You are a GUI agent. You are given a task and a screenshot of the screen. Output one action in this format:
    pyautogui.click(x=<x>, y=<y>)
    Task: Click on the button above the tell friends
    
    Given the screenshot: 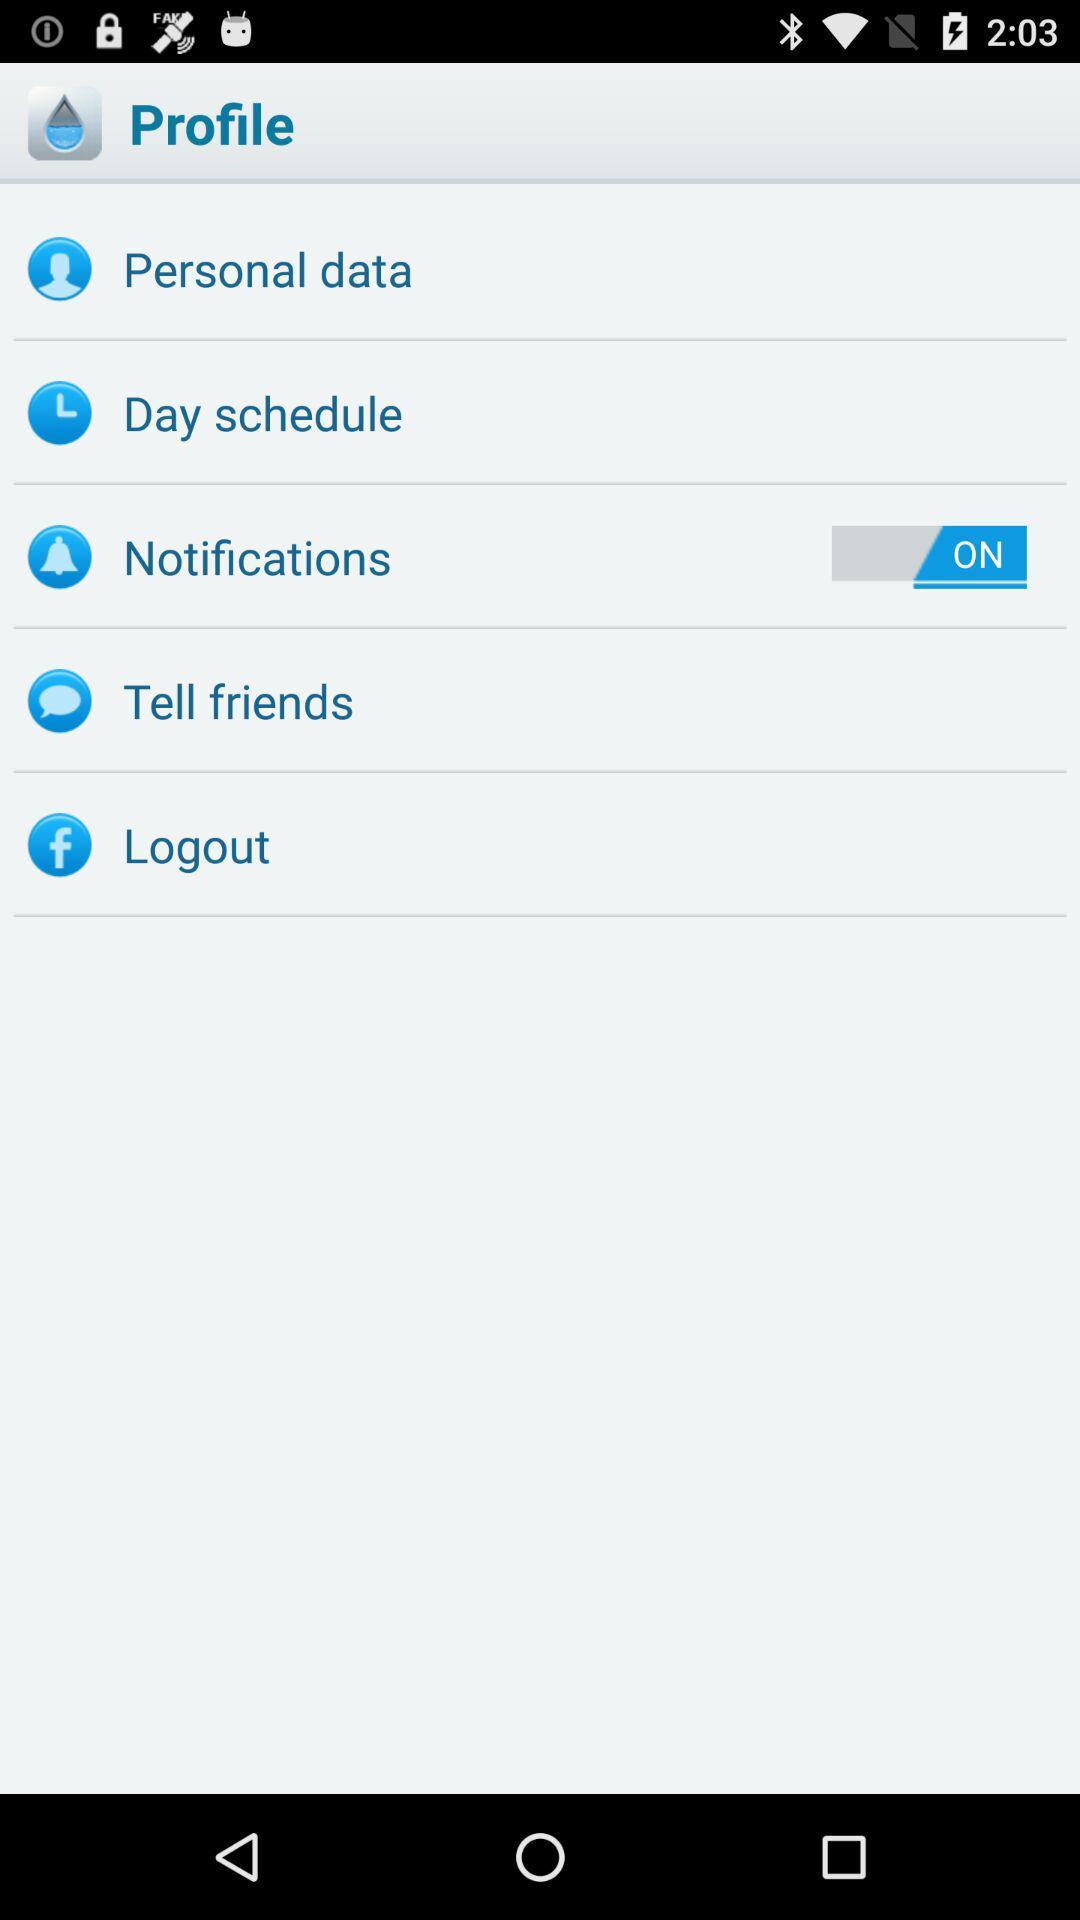 What is the action you would take?
    pyautogui.click(x=929, y=557)
    